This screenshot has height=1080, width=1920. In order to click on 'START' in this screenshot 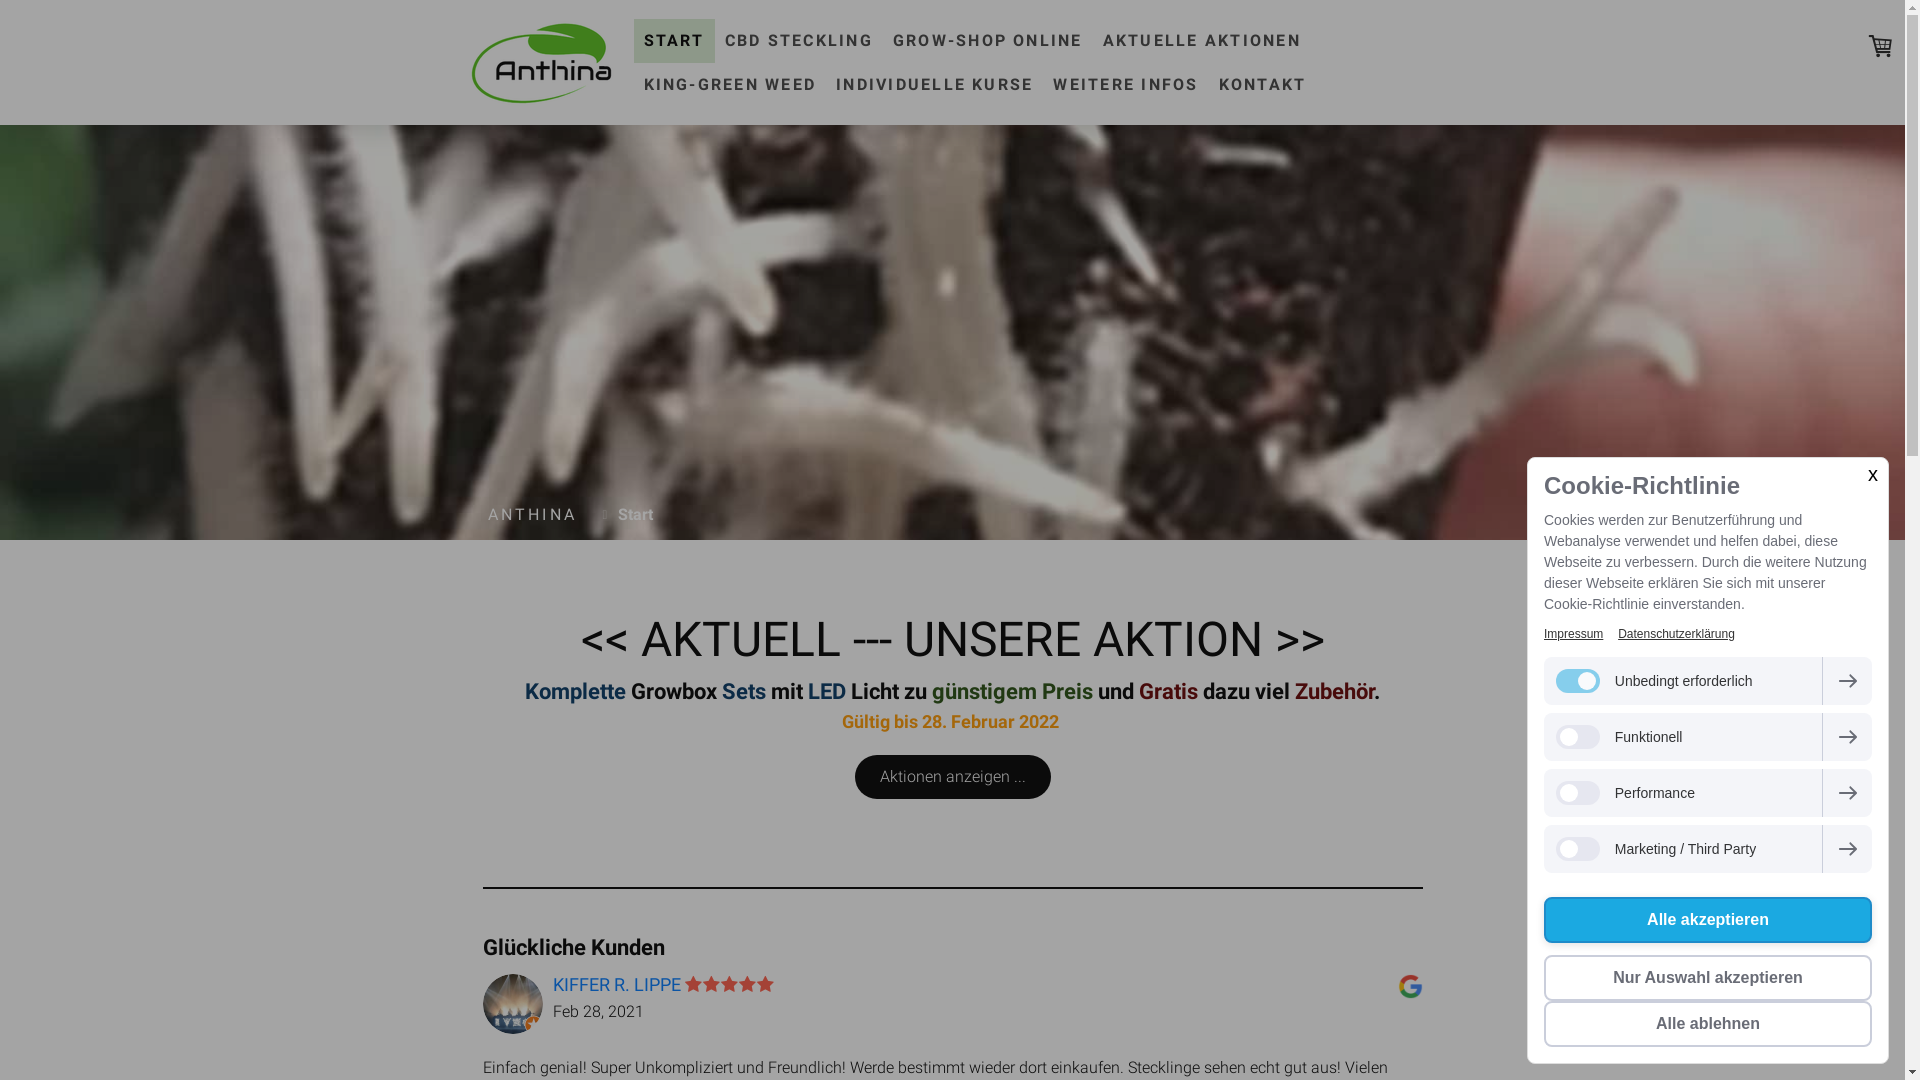, I will do `click(674, 39)`.